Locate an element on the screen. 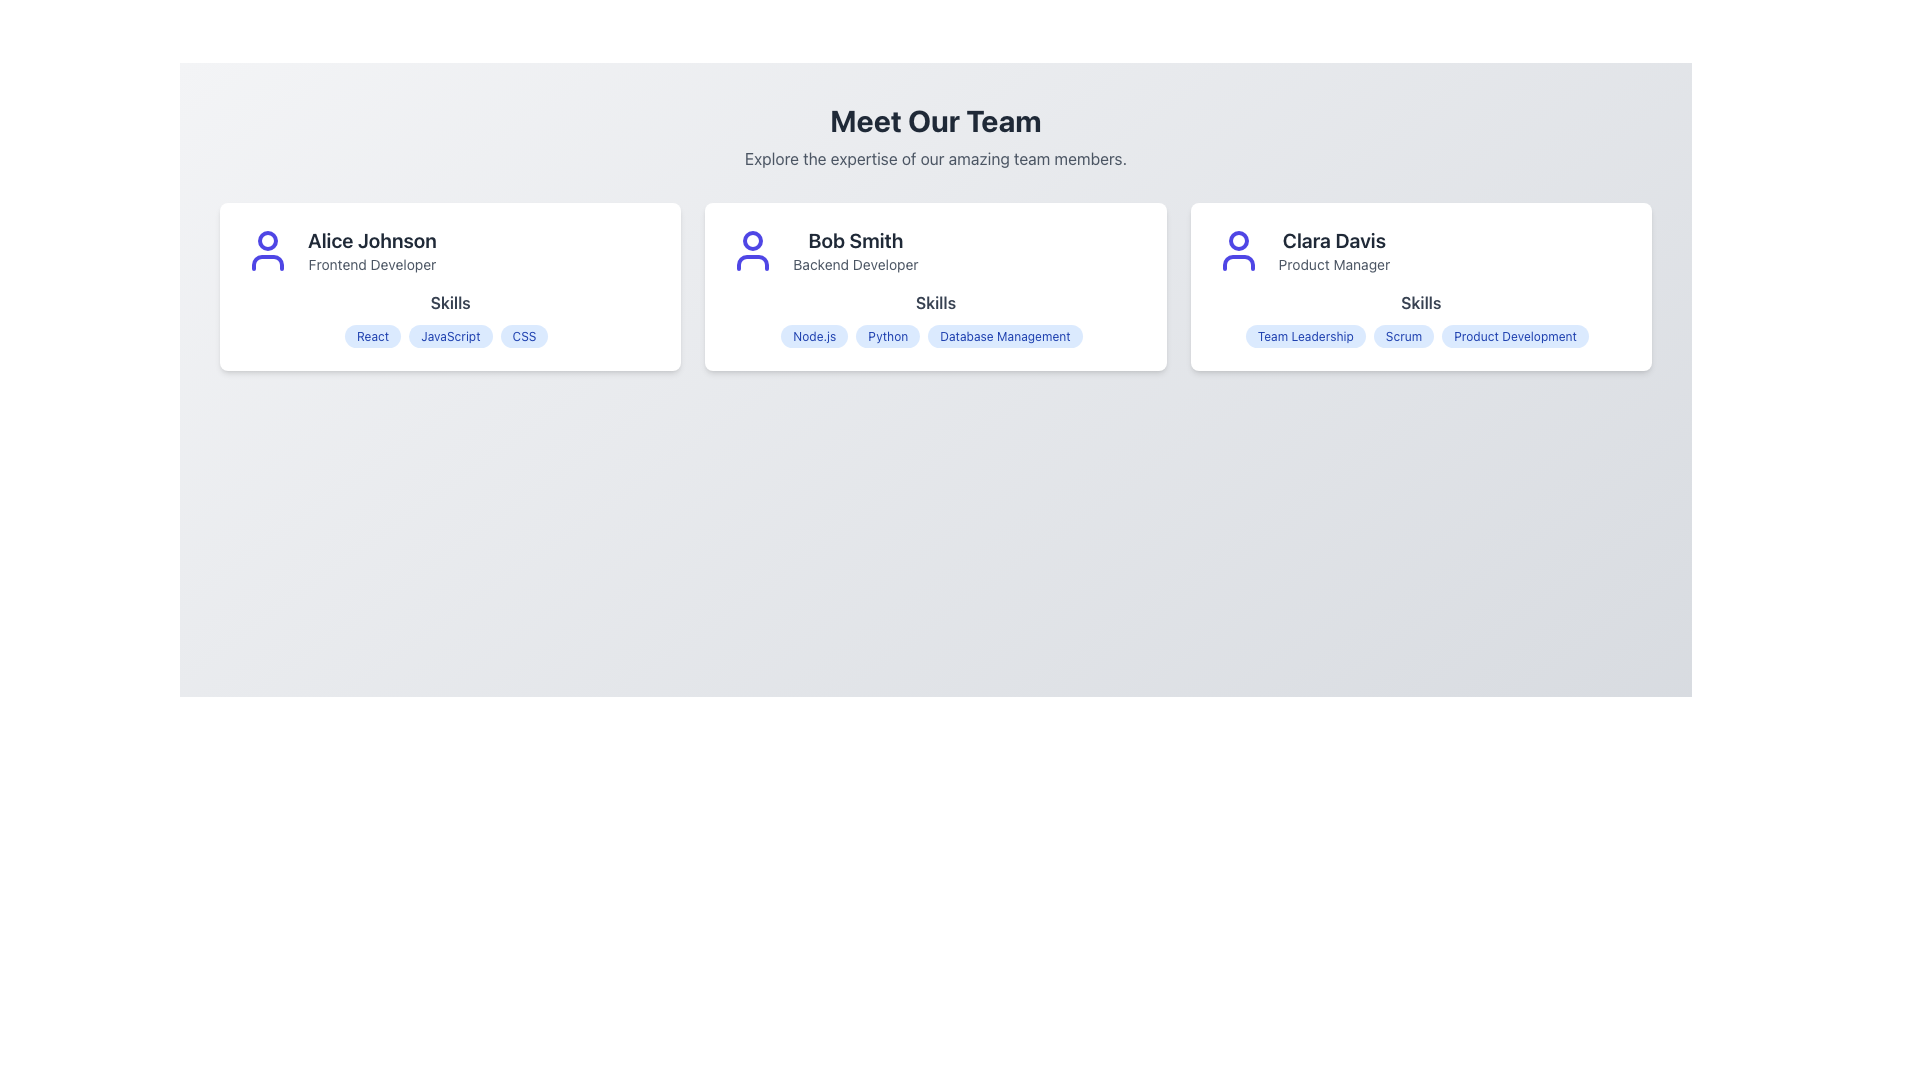 This screenshot has height=1080, width=1920. the prominent text label displaying 'Alice Johnson' which is located in the top-left corner of the first card in a row of cards is located at coordinates (372, 239).